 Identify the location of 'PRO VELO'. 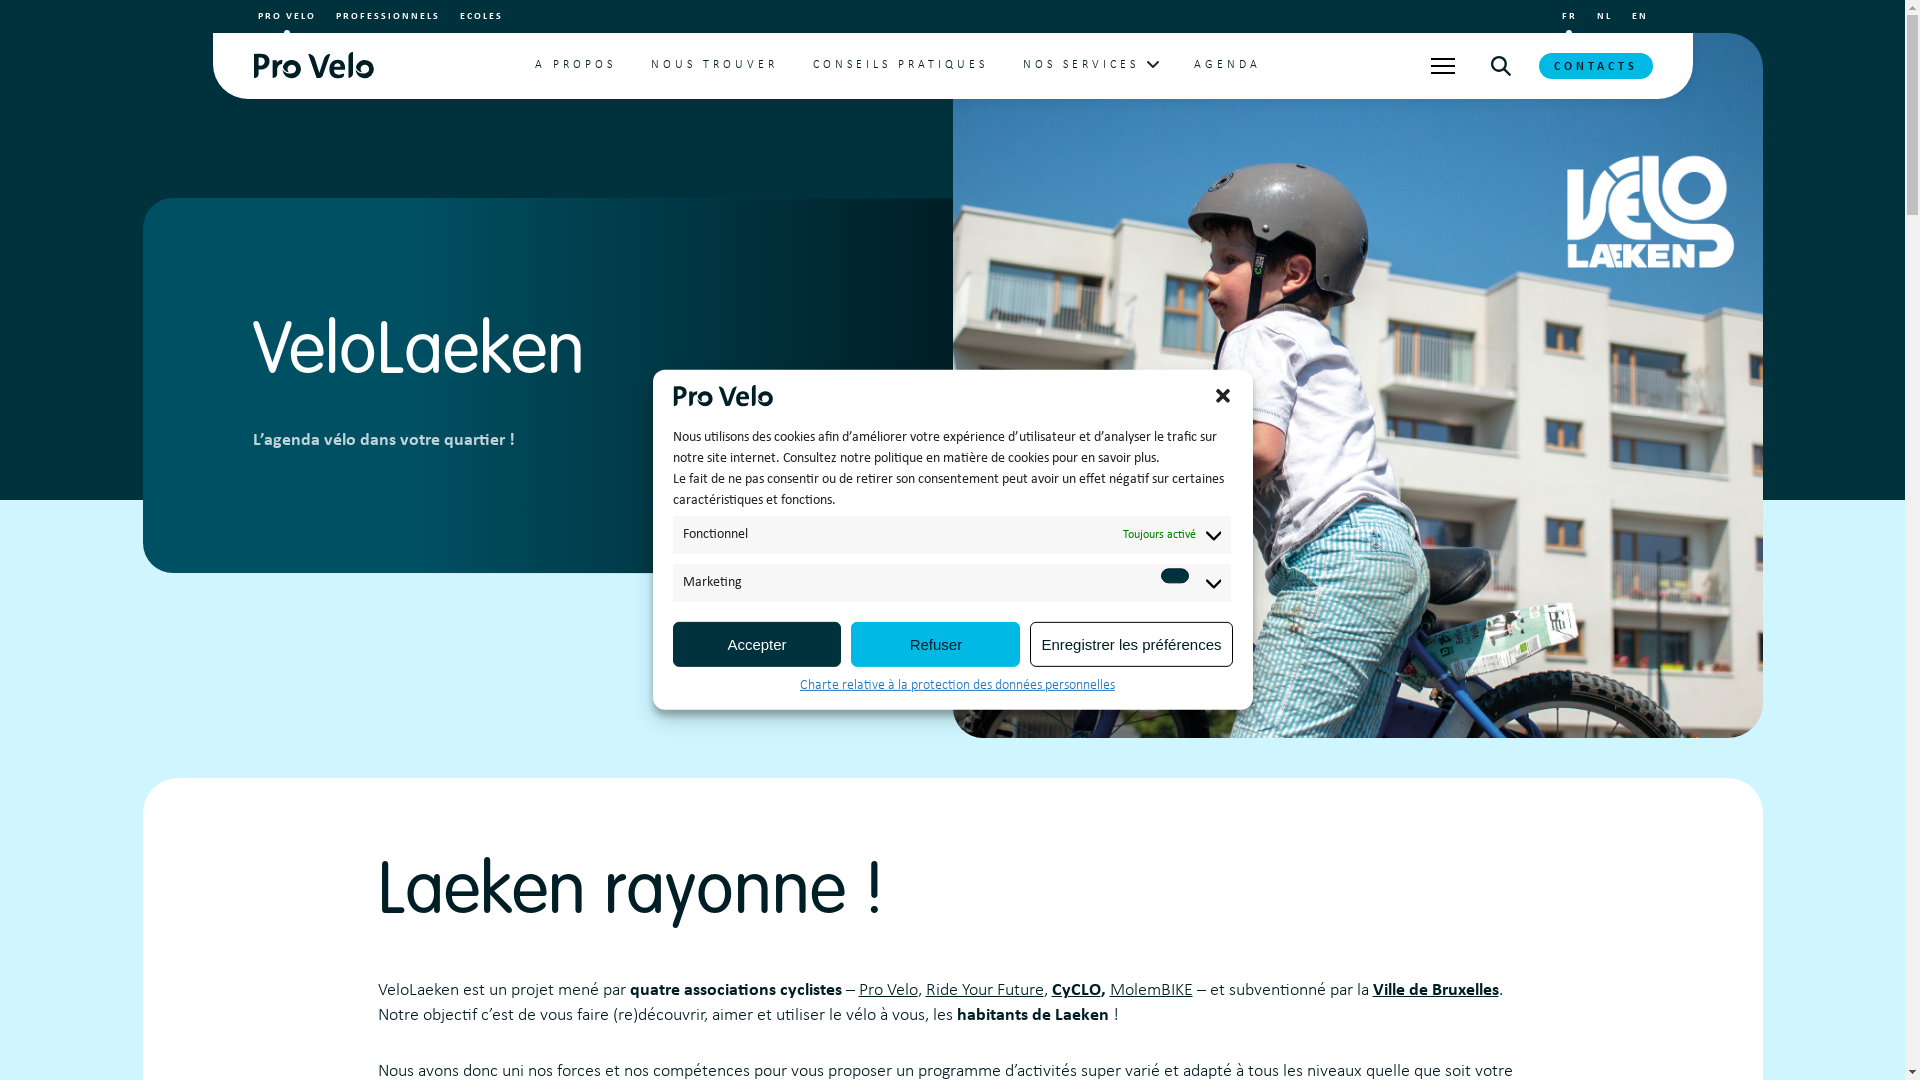
(286, 16).